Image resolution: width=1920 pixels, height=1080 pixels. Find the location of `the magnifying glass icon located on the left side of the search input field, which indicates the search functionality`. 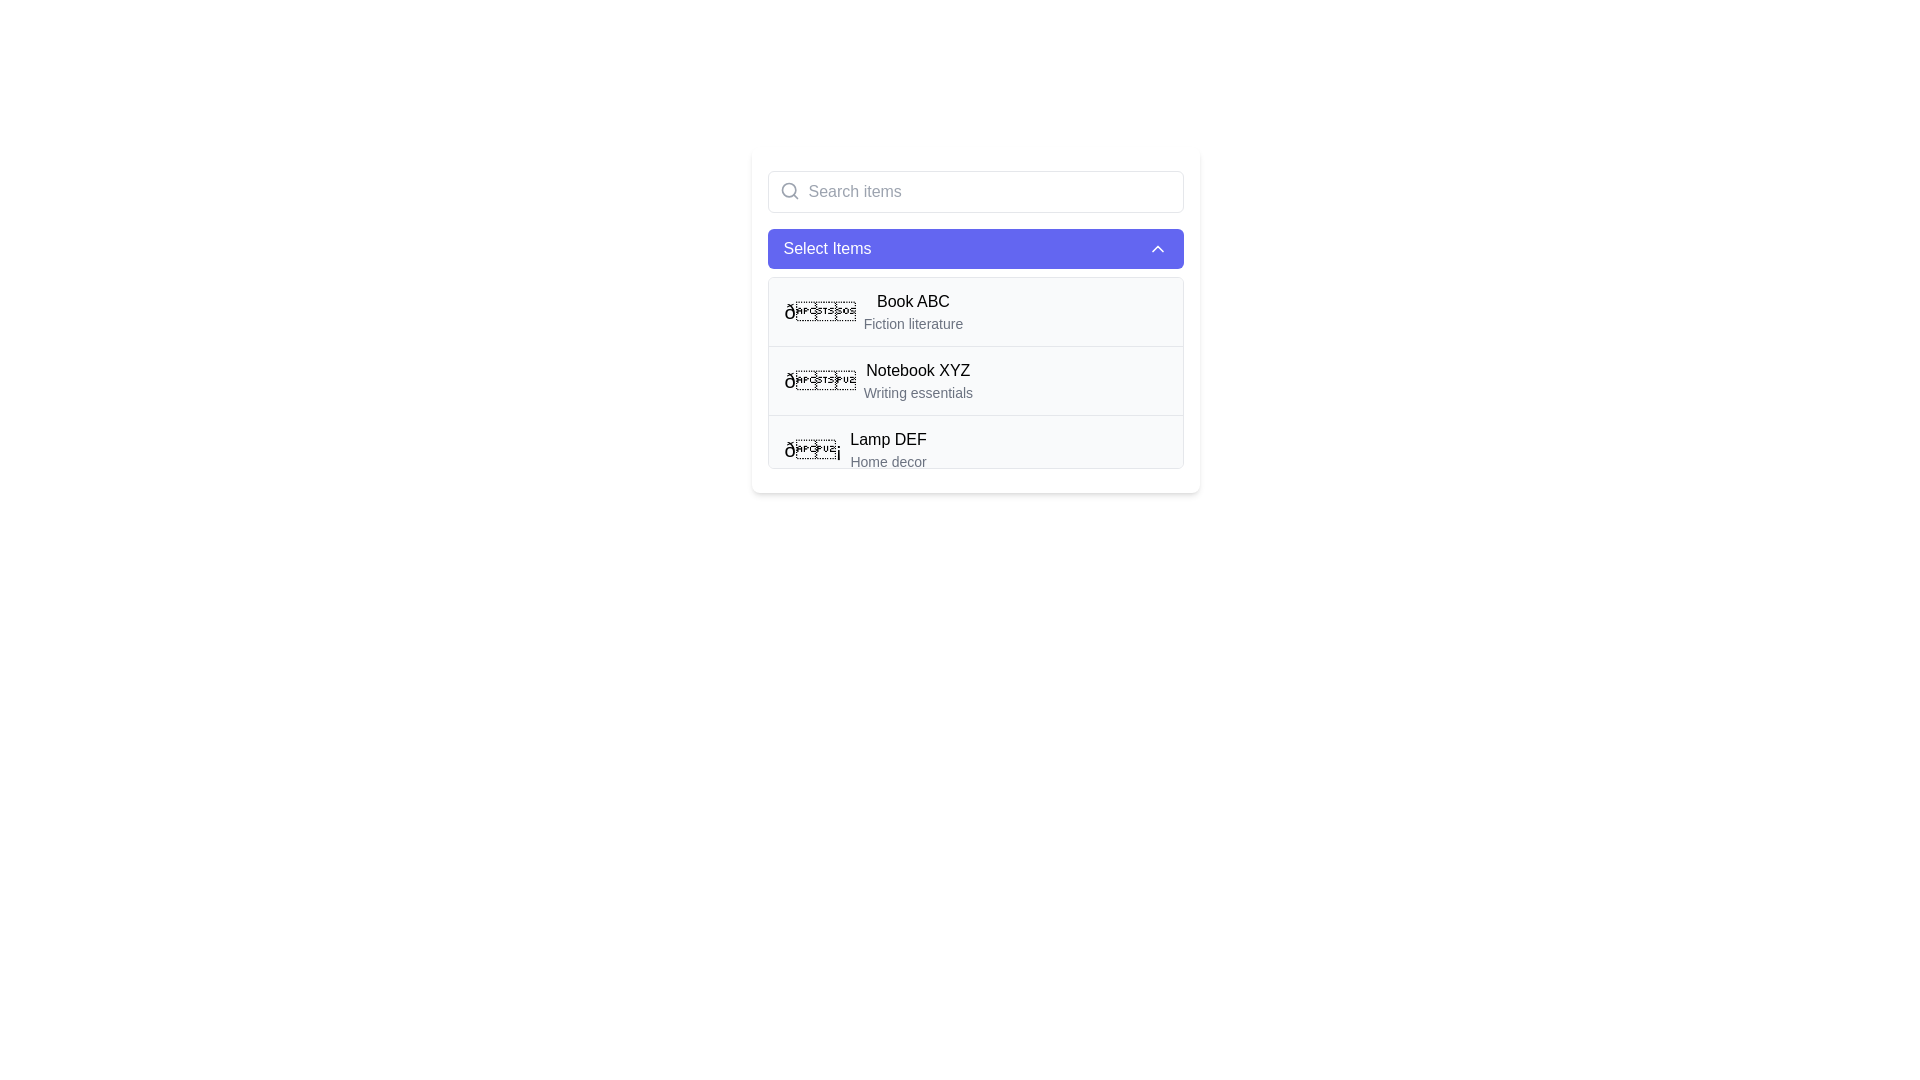

the magnifying glass icon located on the left side of the search input field, which indicates the search functionality is located at coordinates (788, 191).